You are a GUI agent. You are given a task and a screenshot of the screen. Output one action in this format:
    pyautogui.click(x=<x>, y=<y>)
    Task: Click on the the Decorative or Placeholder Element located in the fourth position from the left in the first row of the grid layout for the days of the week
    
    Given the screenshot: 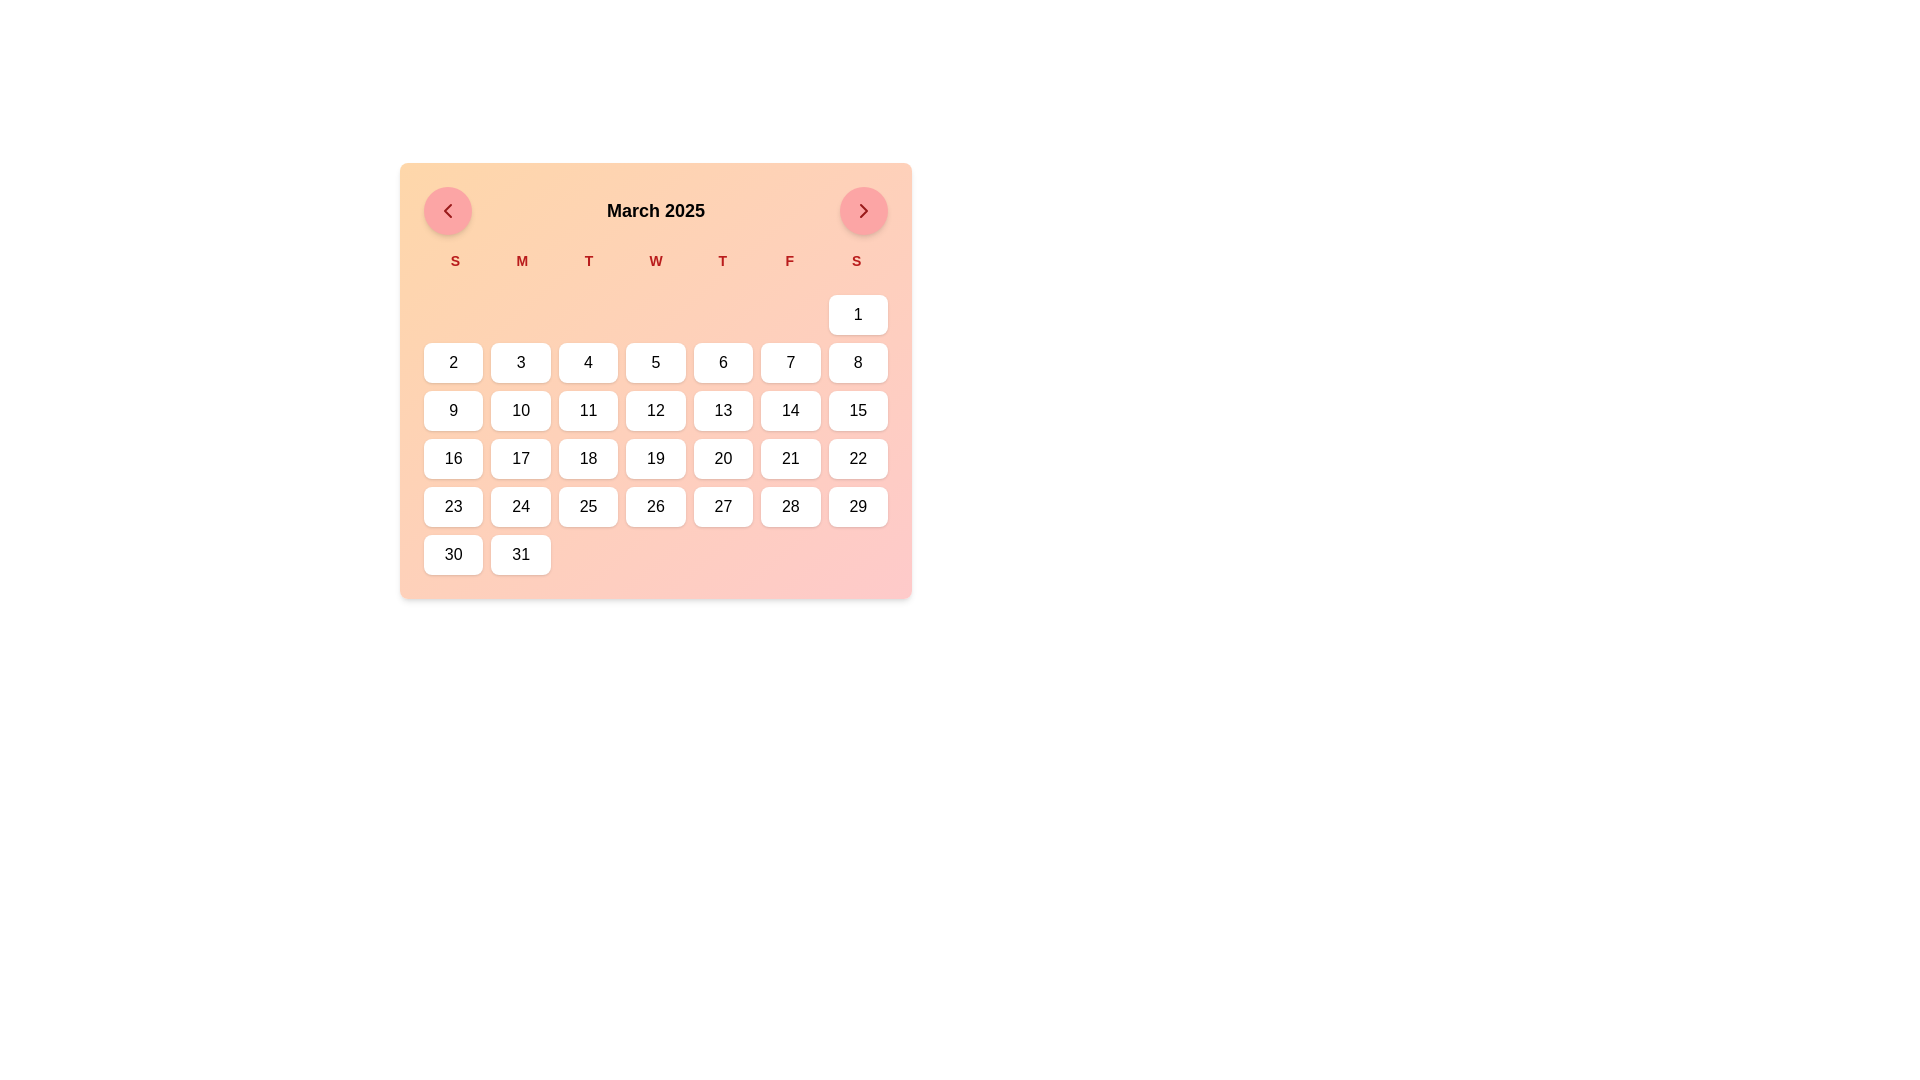 What is the action you would take?
    pyautogui.click(x=656, y=315)
    